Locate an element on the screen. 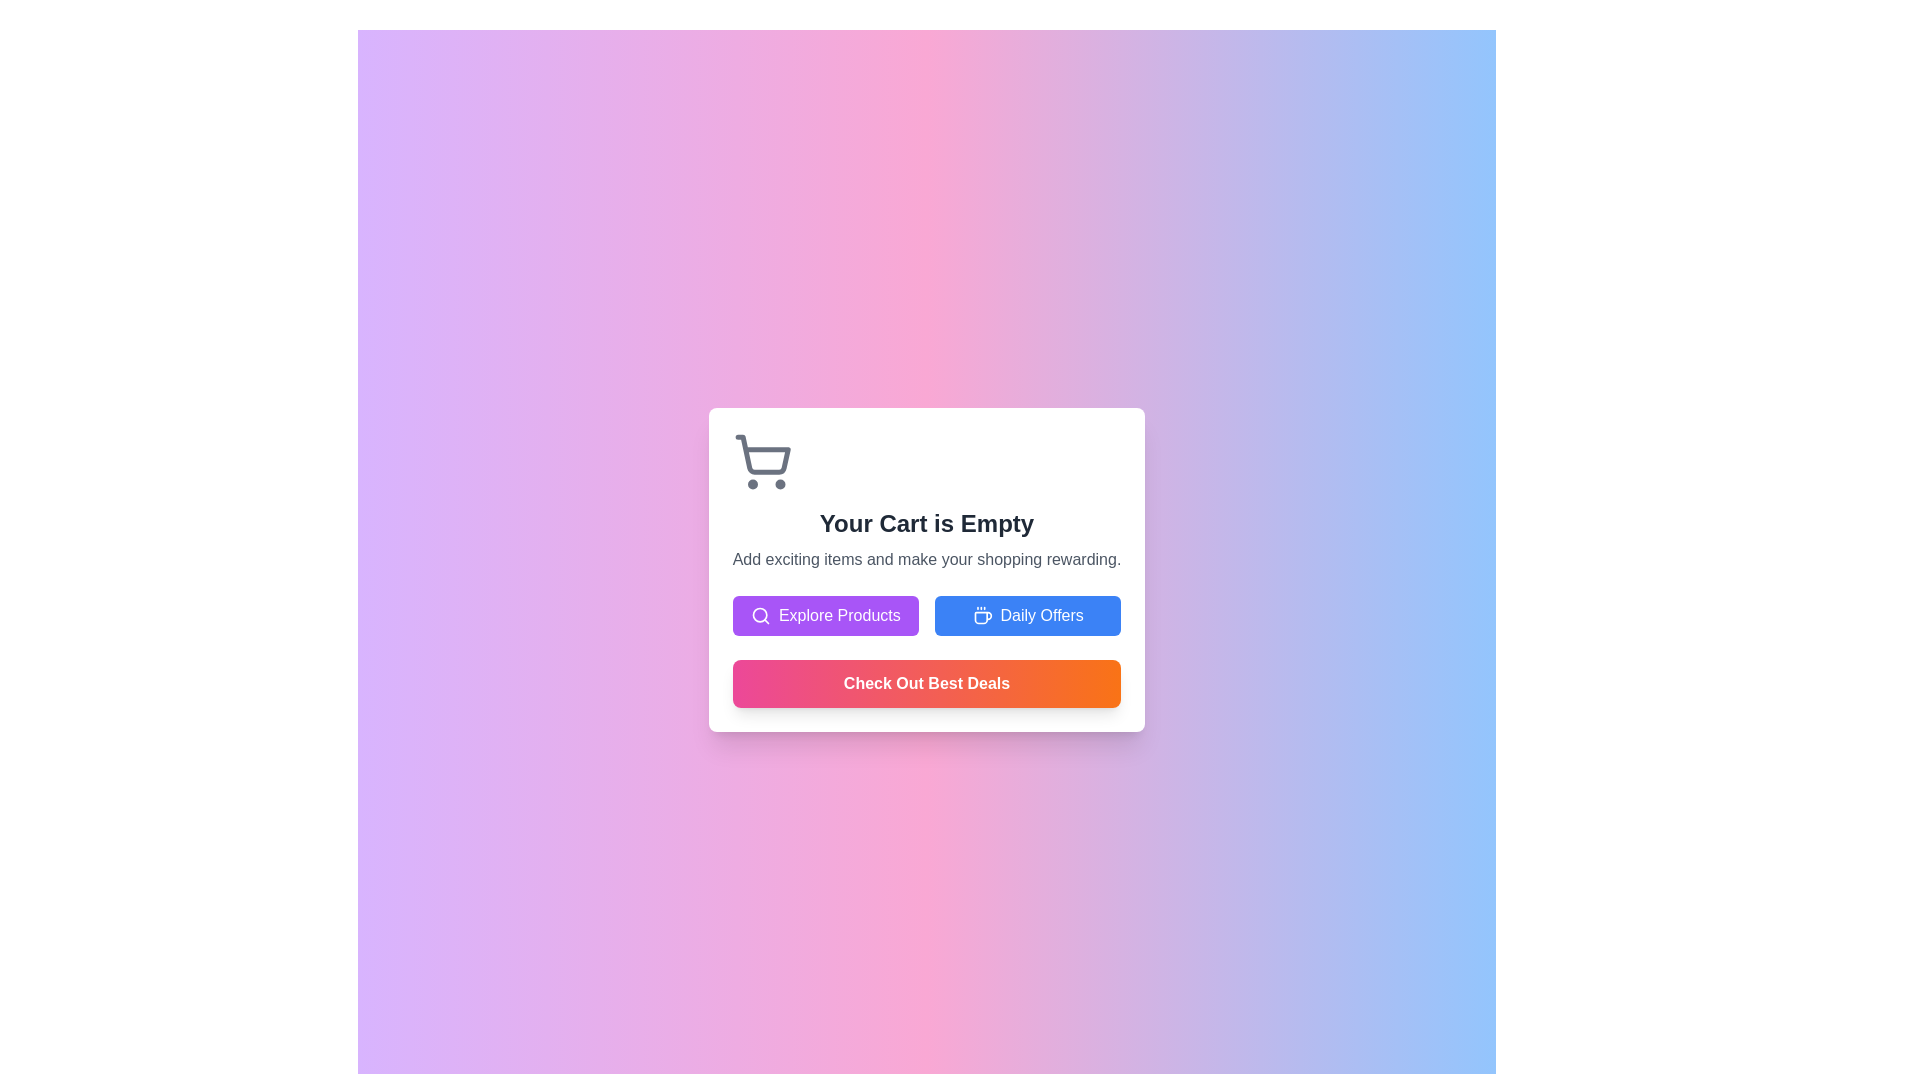  the shopping cart icon located at the top left corner of the card, which indicates virtual cart management status is located at coordinates (761, 462).